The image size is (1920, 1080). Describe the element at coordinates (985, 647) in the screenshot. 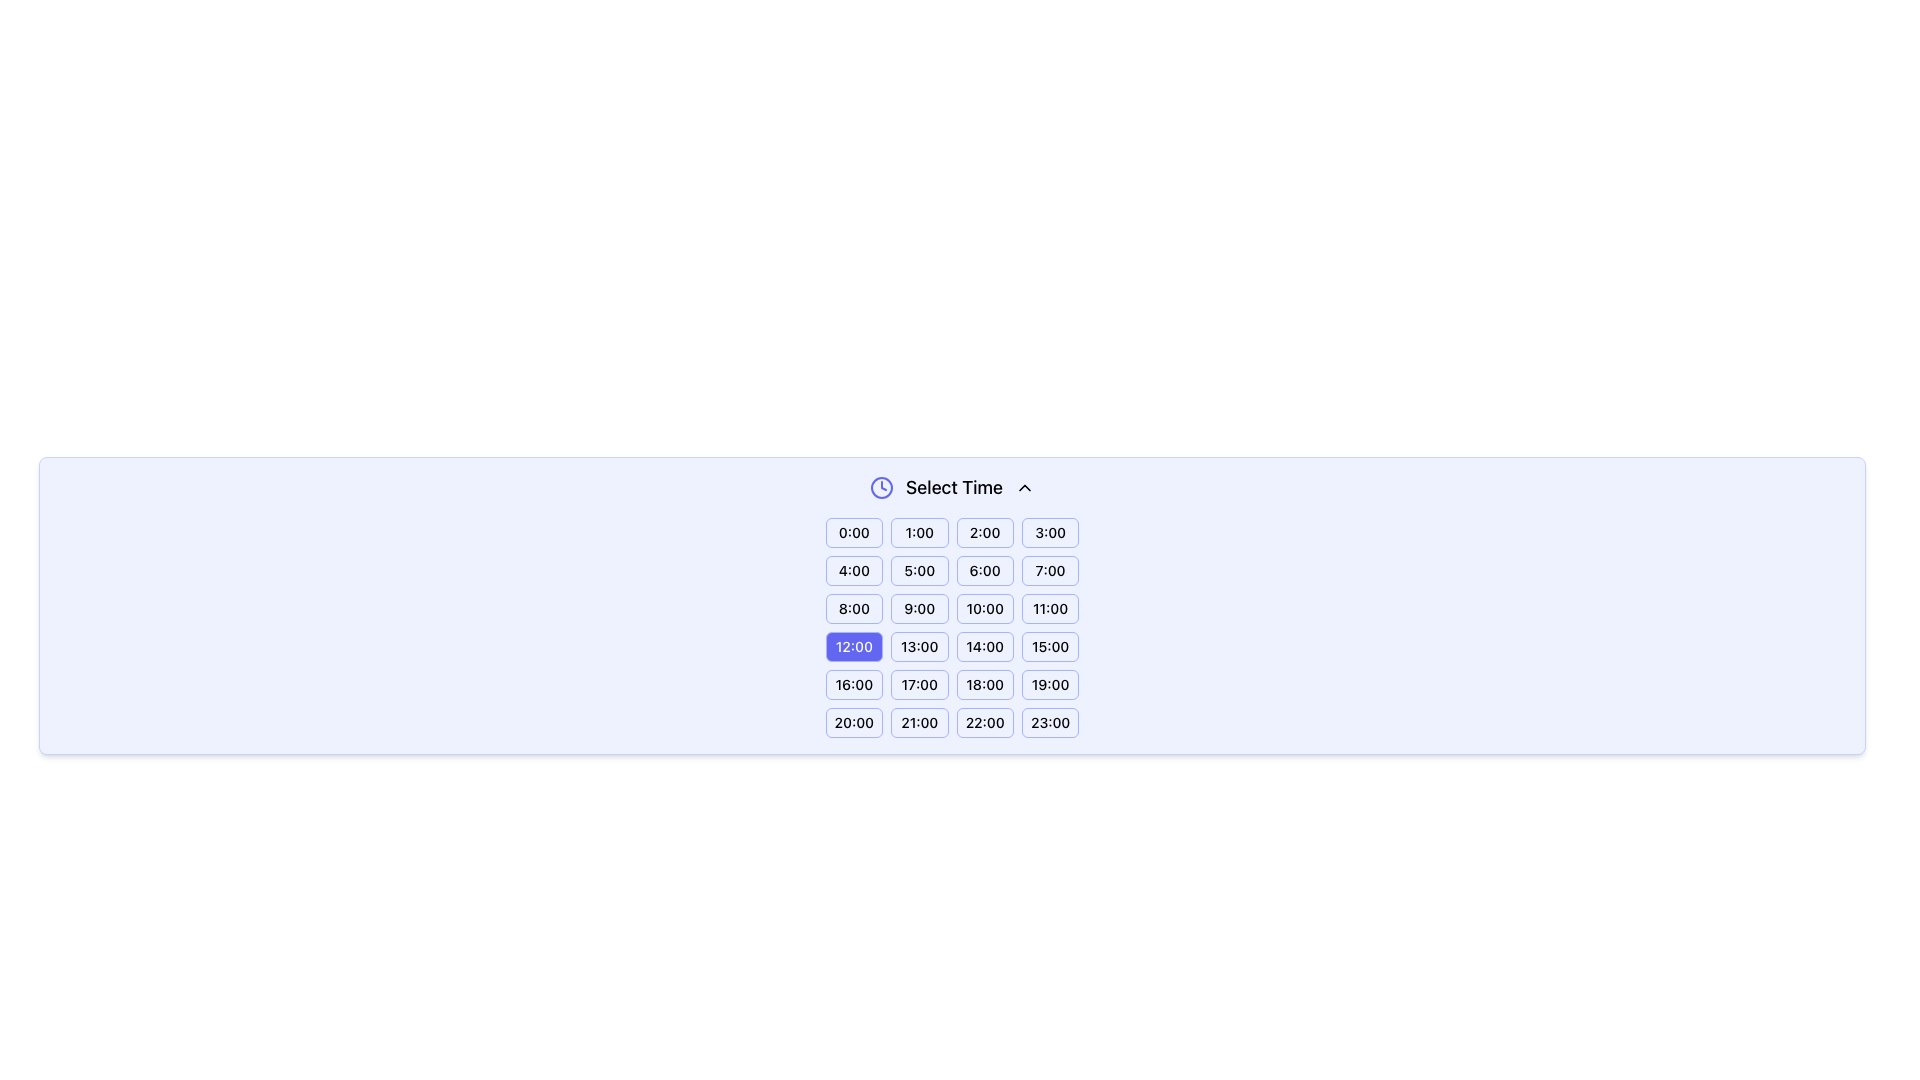

I see `the button representing the time '14:00'` at that location.